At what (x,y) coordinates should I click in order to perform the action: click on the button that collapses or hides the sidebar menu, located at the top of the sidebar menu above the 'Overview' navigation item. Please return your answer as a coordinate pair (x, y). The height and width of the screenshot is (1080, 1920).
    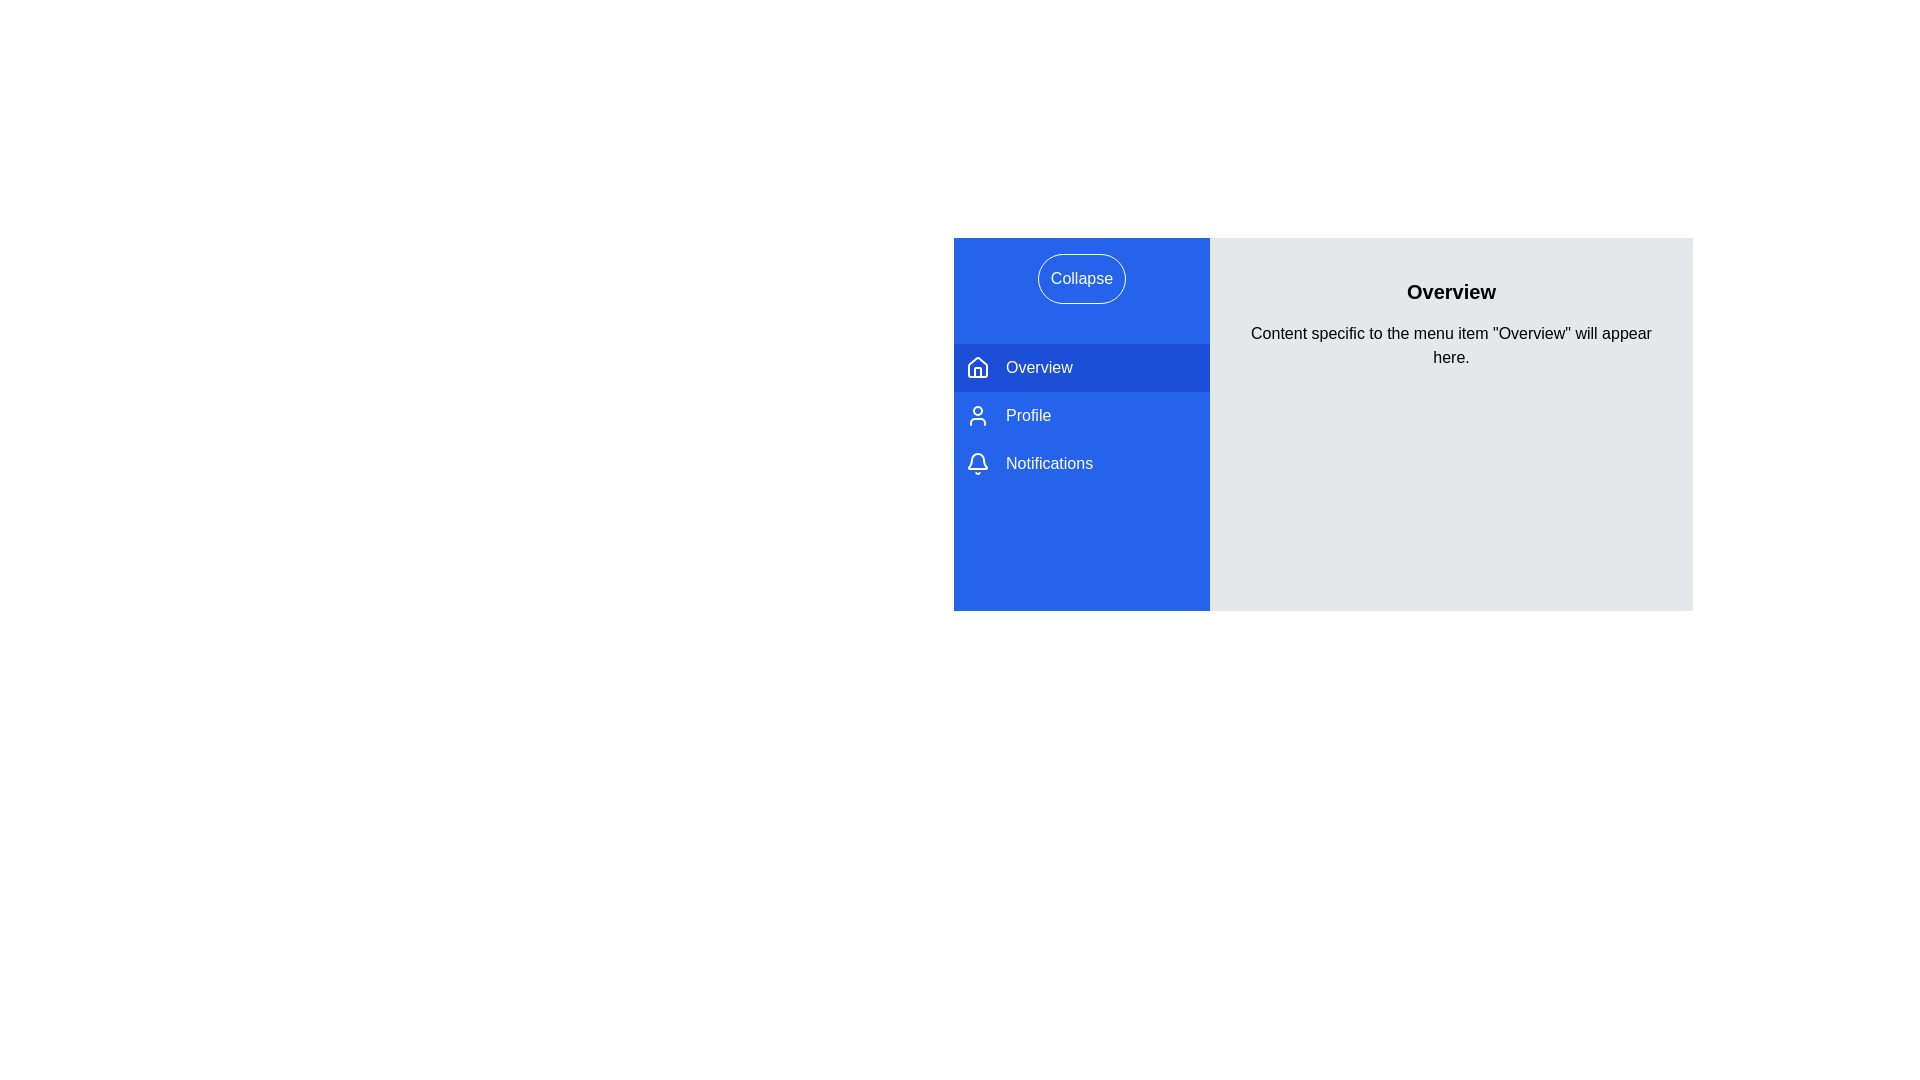
    Looking at the image, I should click on (1080, 278).